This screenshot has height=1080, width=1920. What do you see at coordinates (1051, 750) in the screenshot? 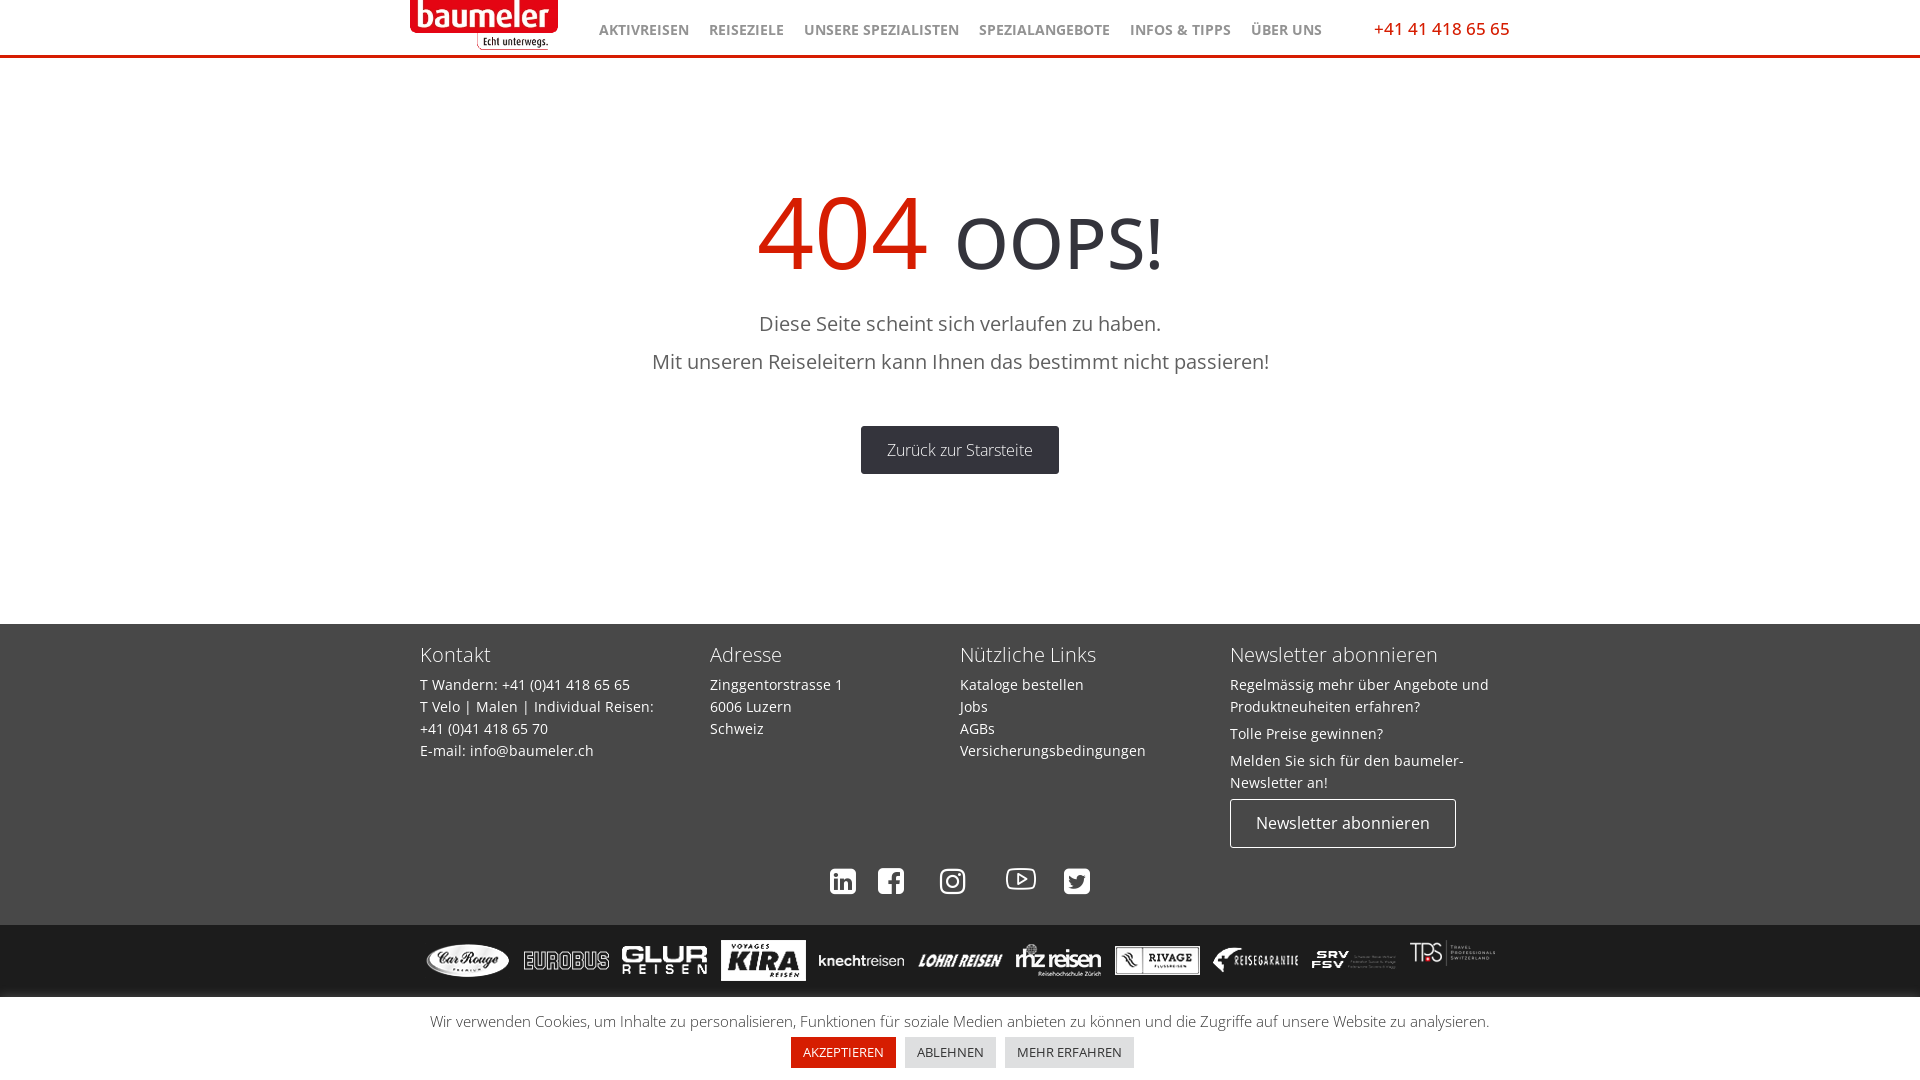
I see `'Versicherungsbedingungen'` at bounding box center [1051, 750].